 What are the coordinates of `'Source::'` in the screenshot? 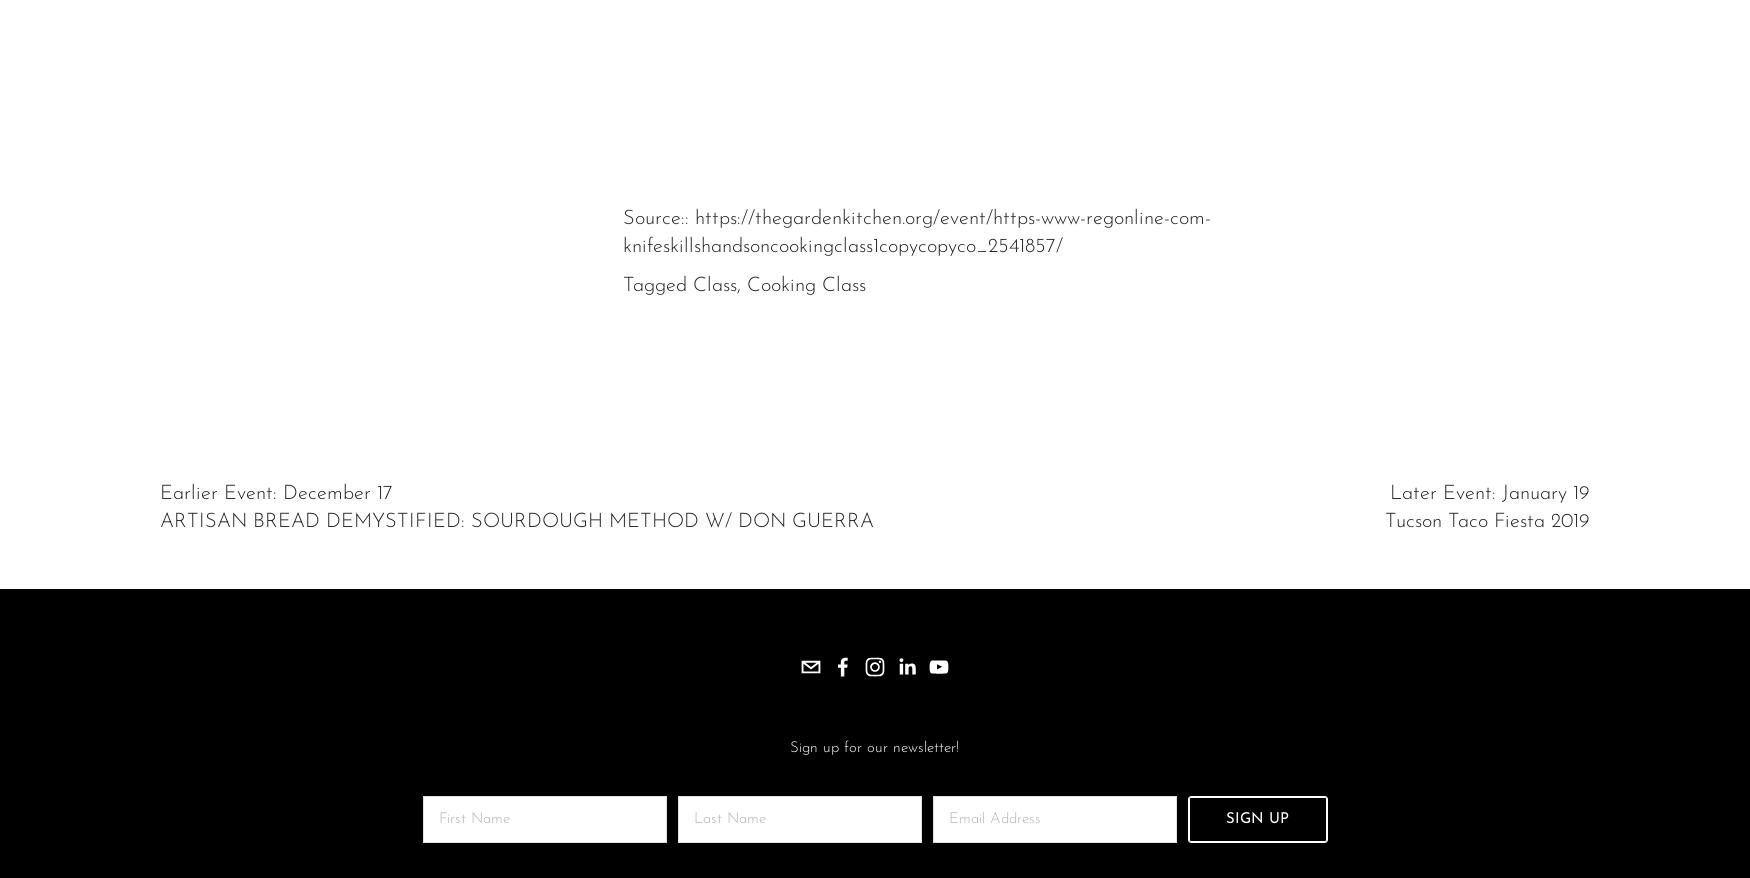 It's located at (658, 217).